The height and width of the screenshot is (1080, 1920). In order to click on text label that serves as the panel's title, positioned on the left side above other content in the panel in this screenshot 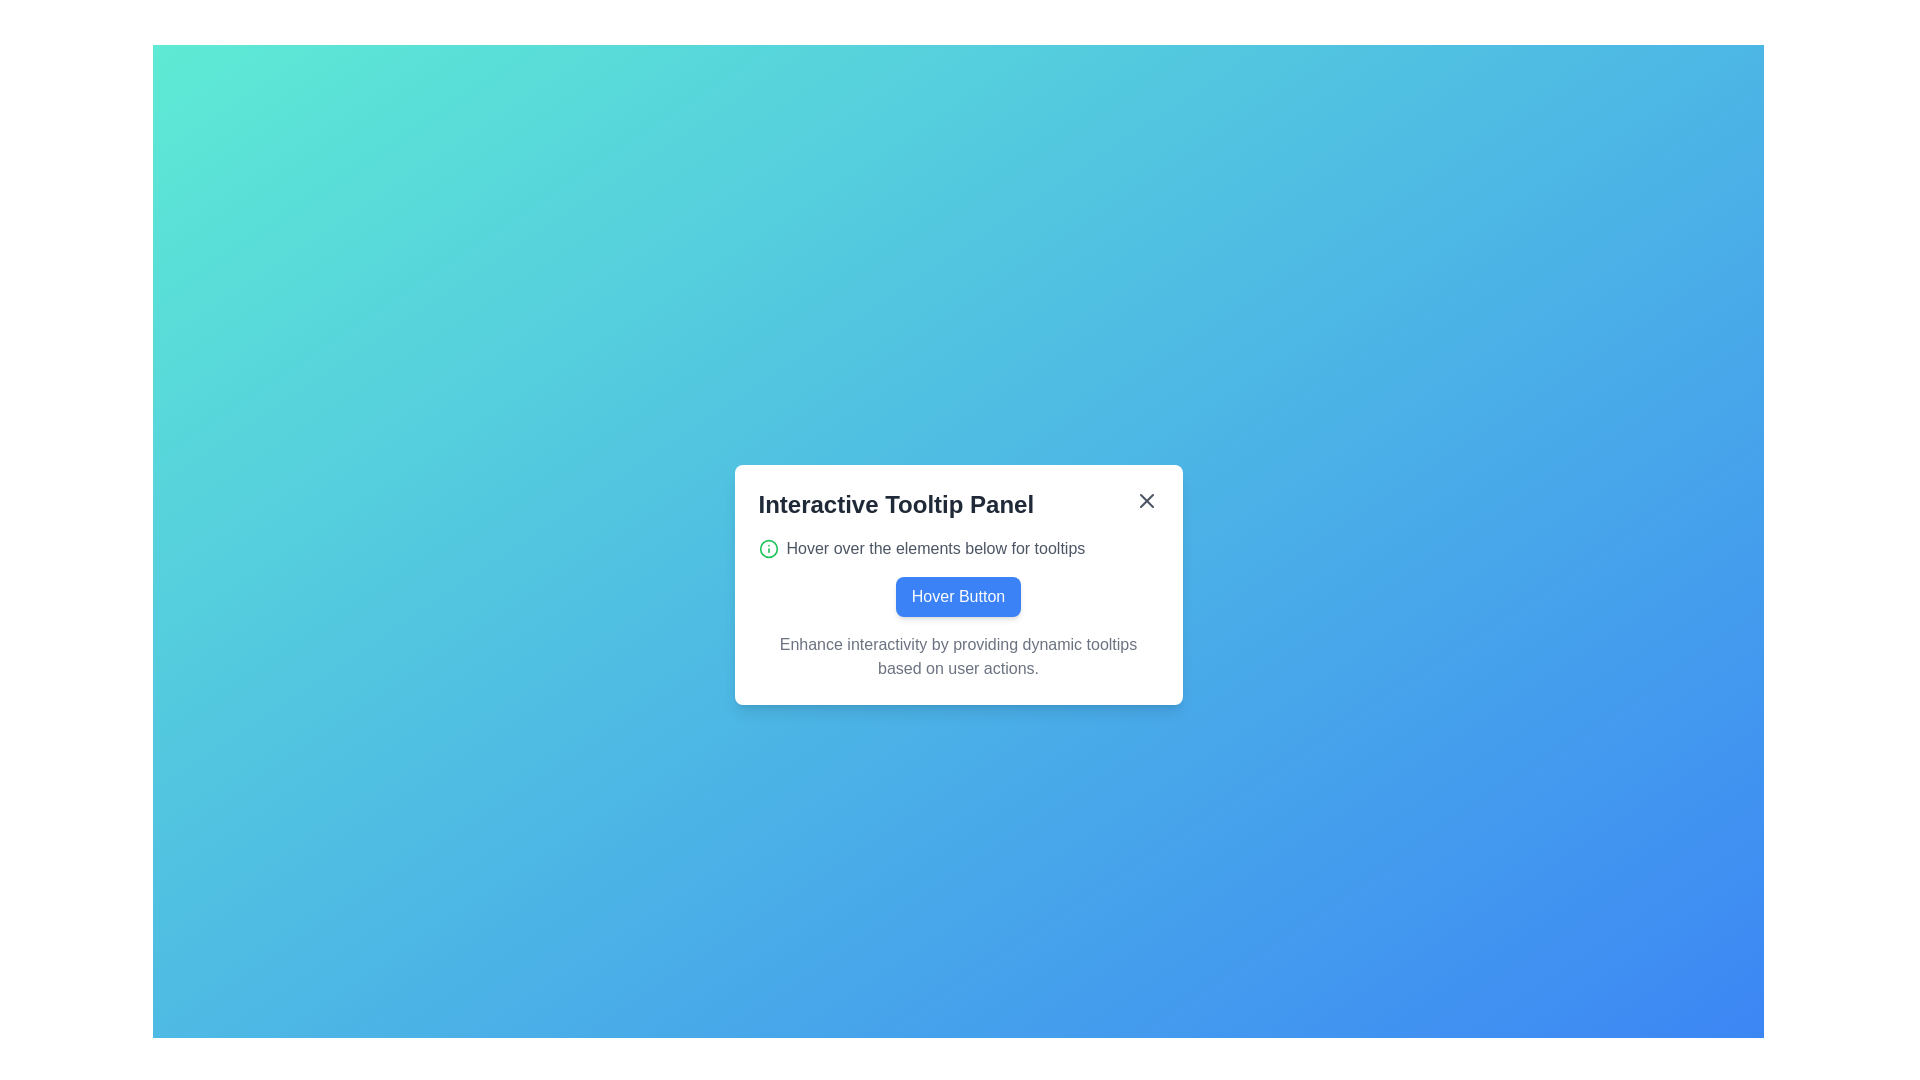, I will do `click(895, 504)`.